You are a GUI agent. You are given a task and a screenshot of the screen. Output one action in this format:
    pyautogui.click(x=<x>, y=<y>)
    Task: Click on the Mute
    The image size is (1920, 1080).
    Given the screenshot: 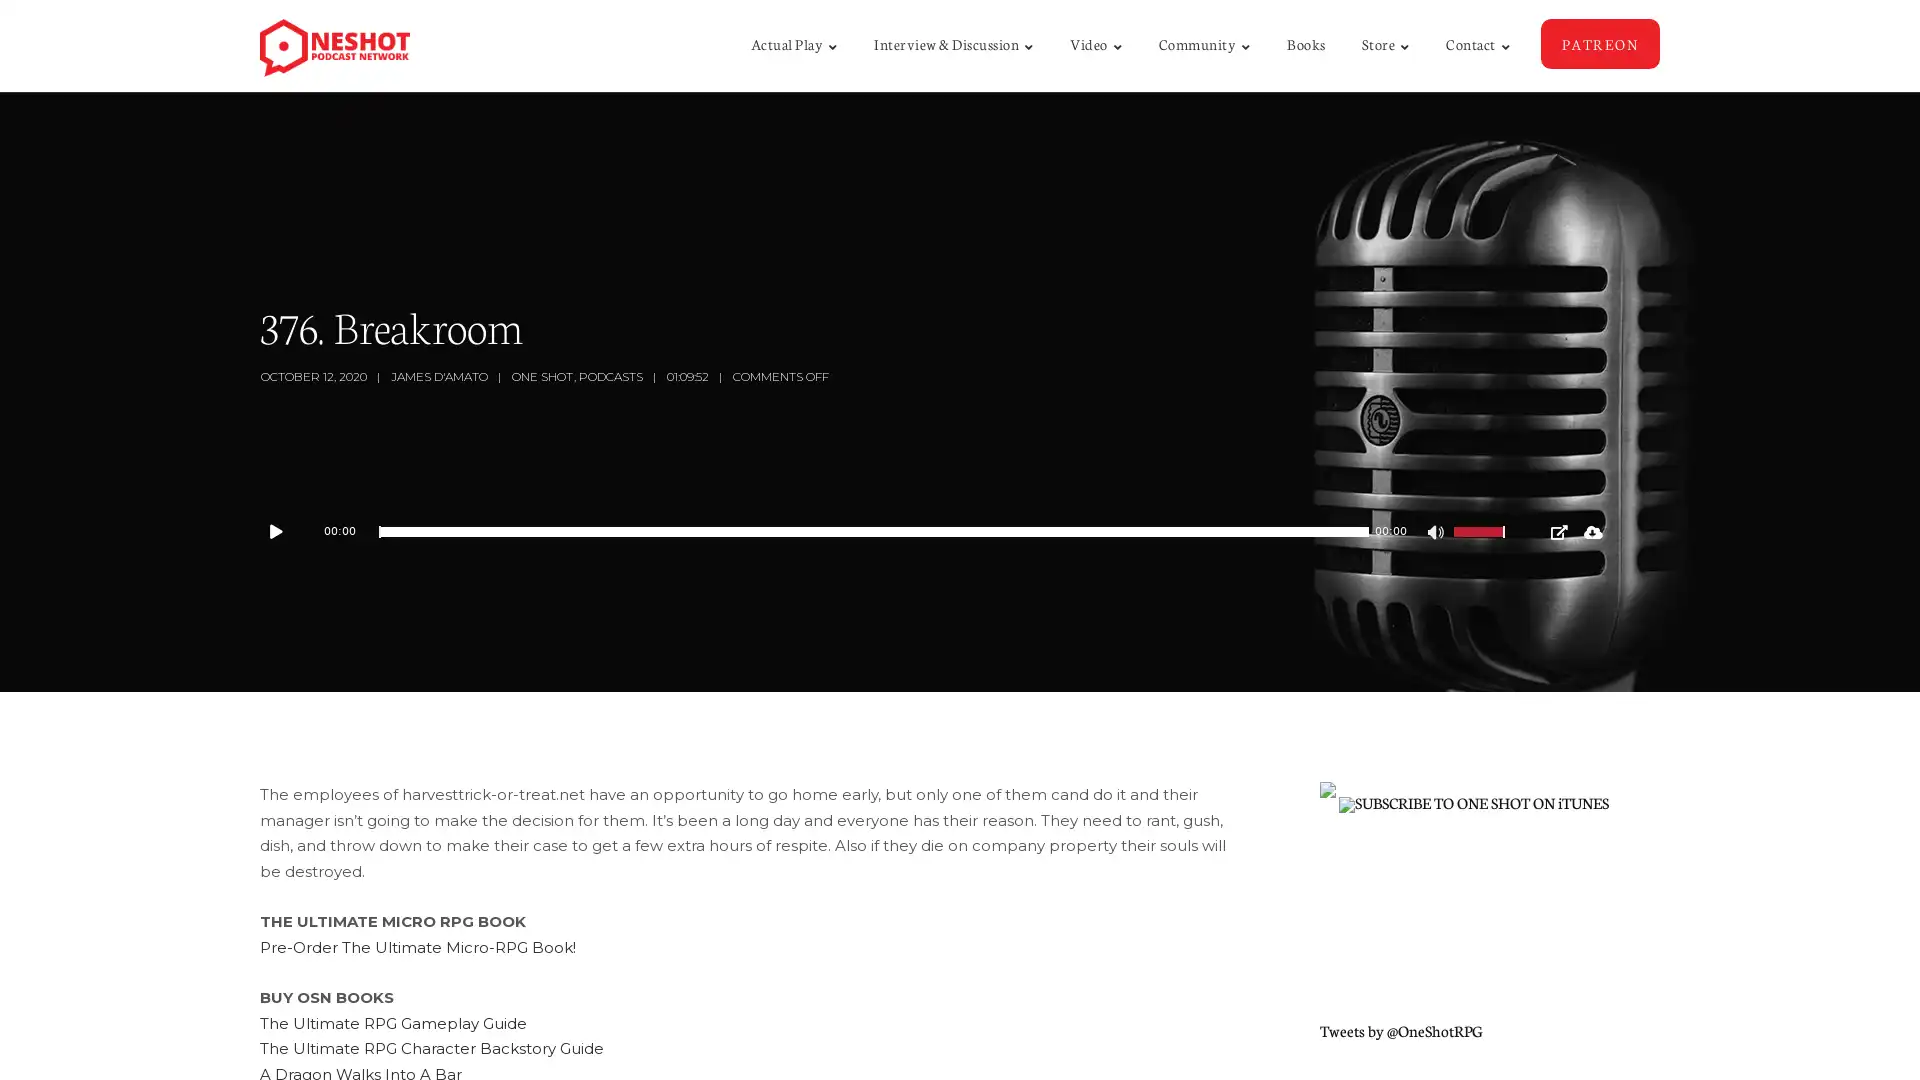 What is the action you would take?
    pyautogui.click(x=1437, y=534)
    